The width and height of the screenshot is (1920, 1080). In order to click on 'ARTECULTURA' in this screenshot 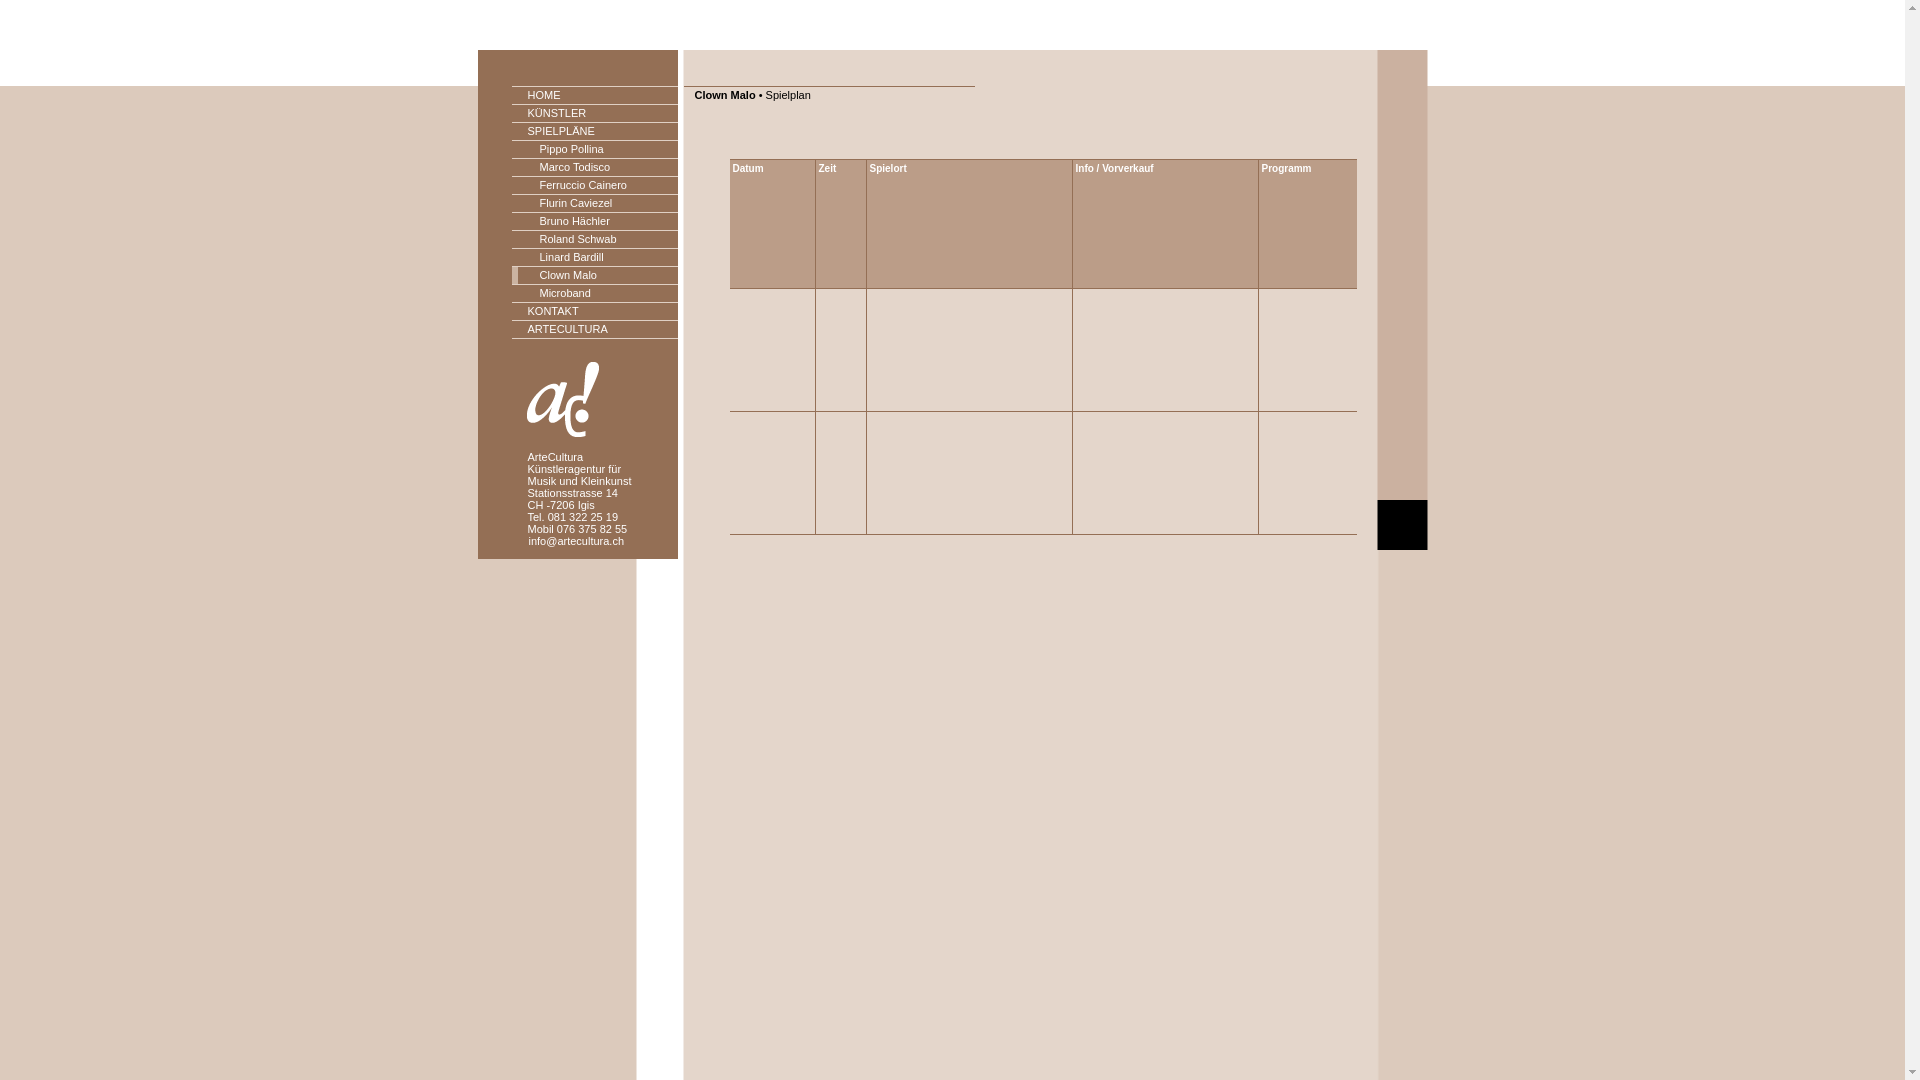, I will do `click(594, 329)`.